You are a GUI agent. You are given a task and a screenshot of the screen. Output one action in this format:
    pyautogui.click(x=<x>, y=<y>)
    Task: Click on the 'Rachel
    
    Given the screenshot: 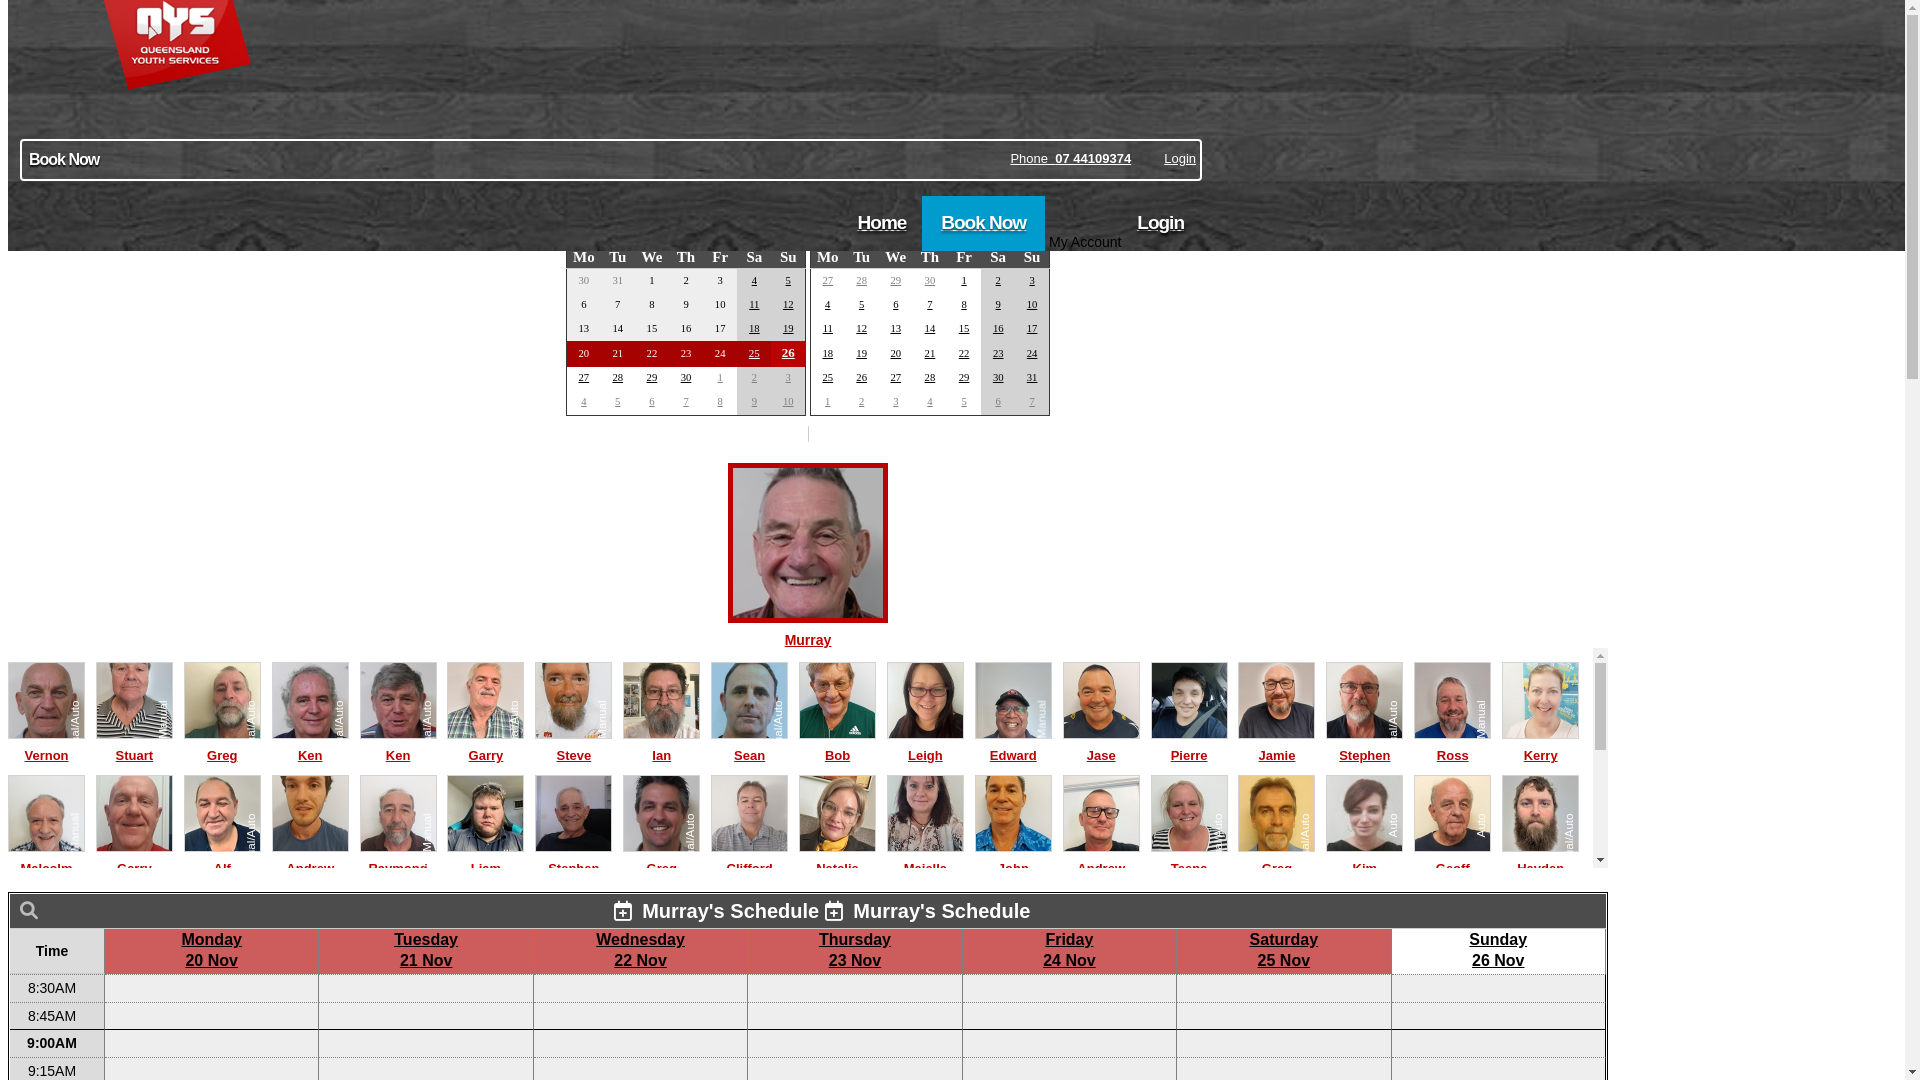 What is the action you would take?
    pyautogui.click(x=1539, y=970)
    